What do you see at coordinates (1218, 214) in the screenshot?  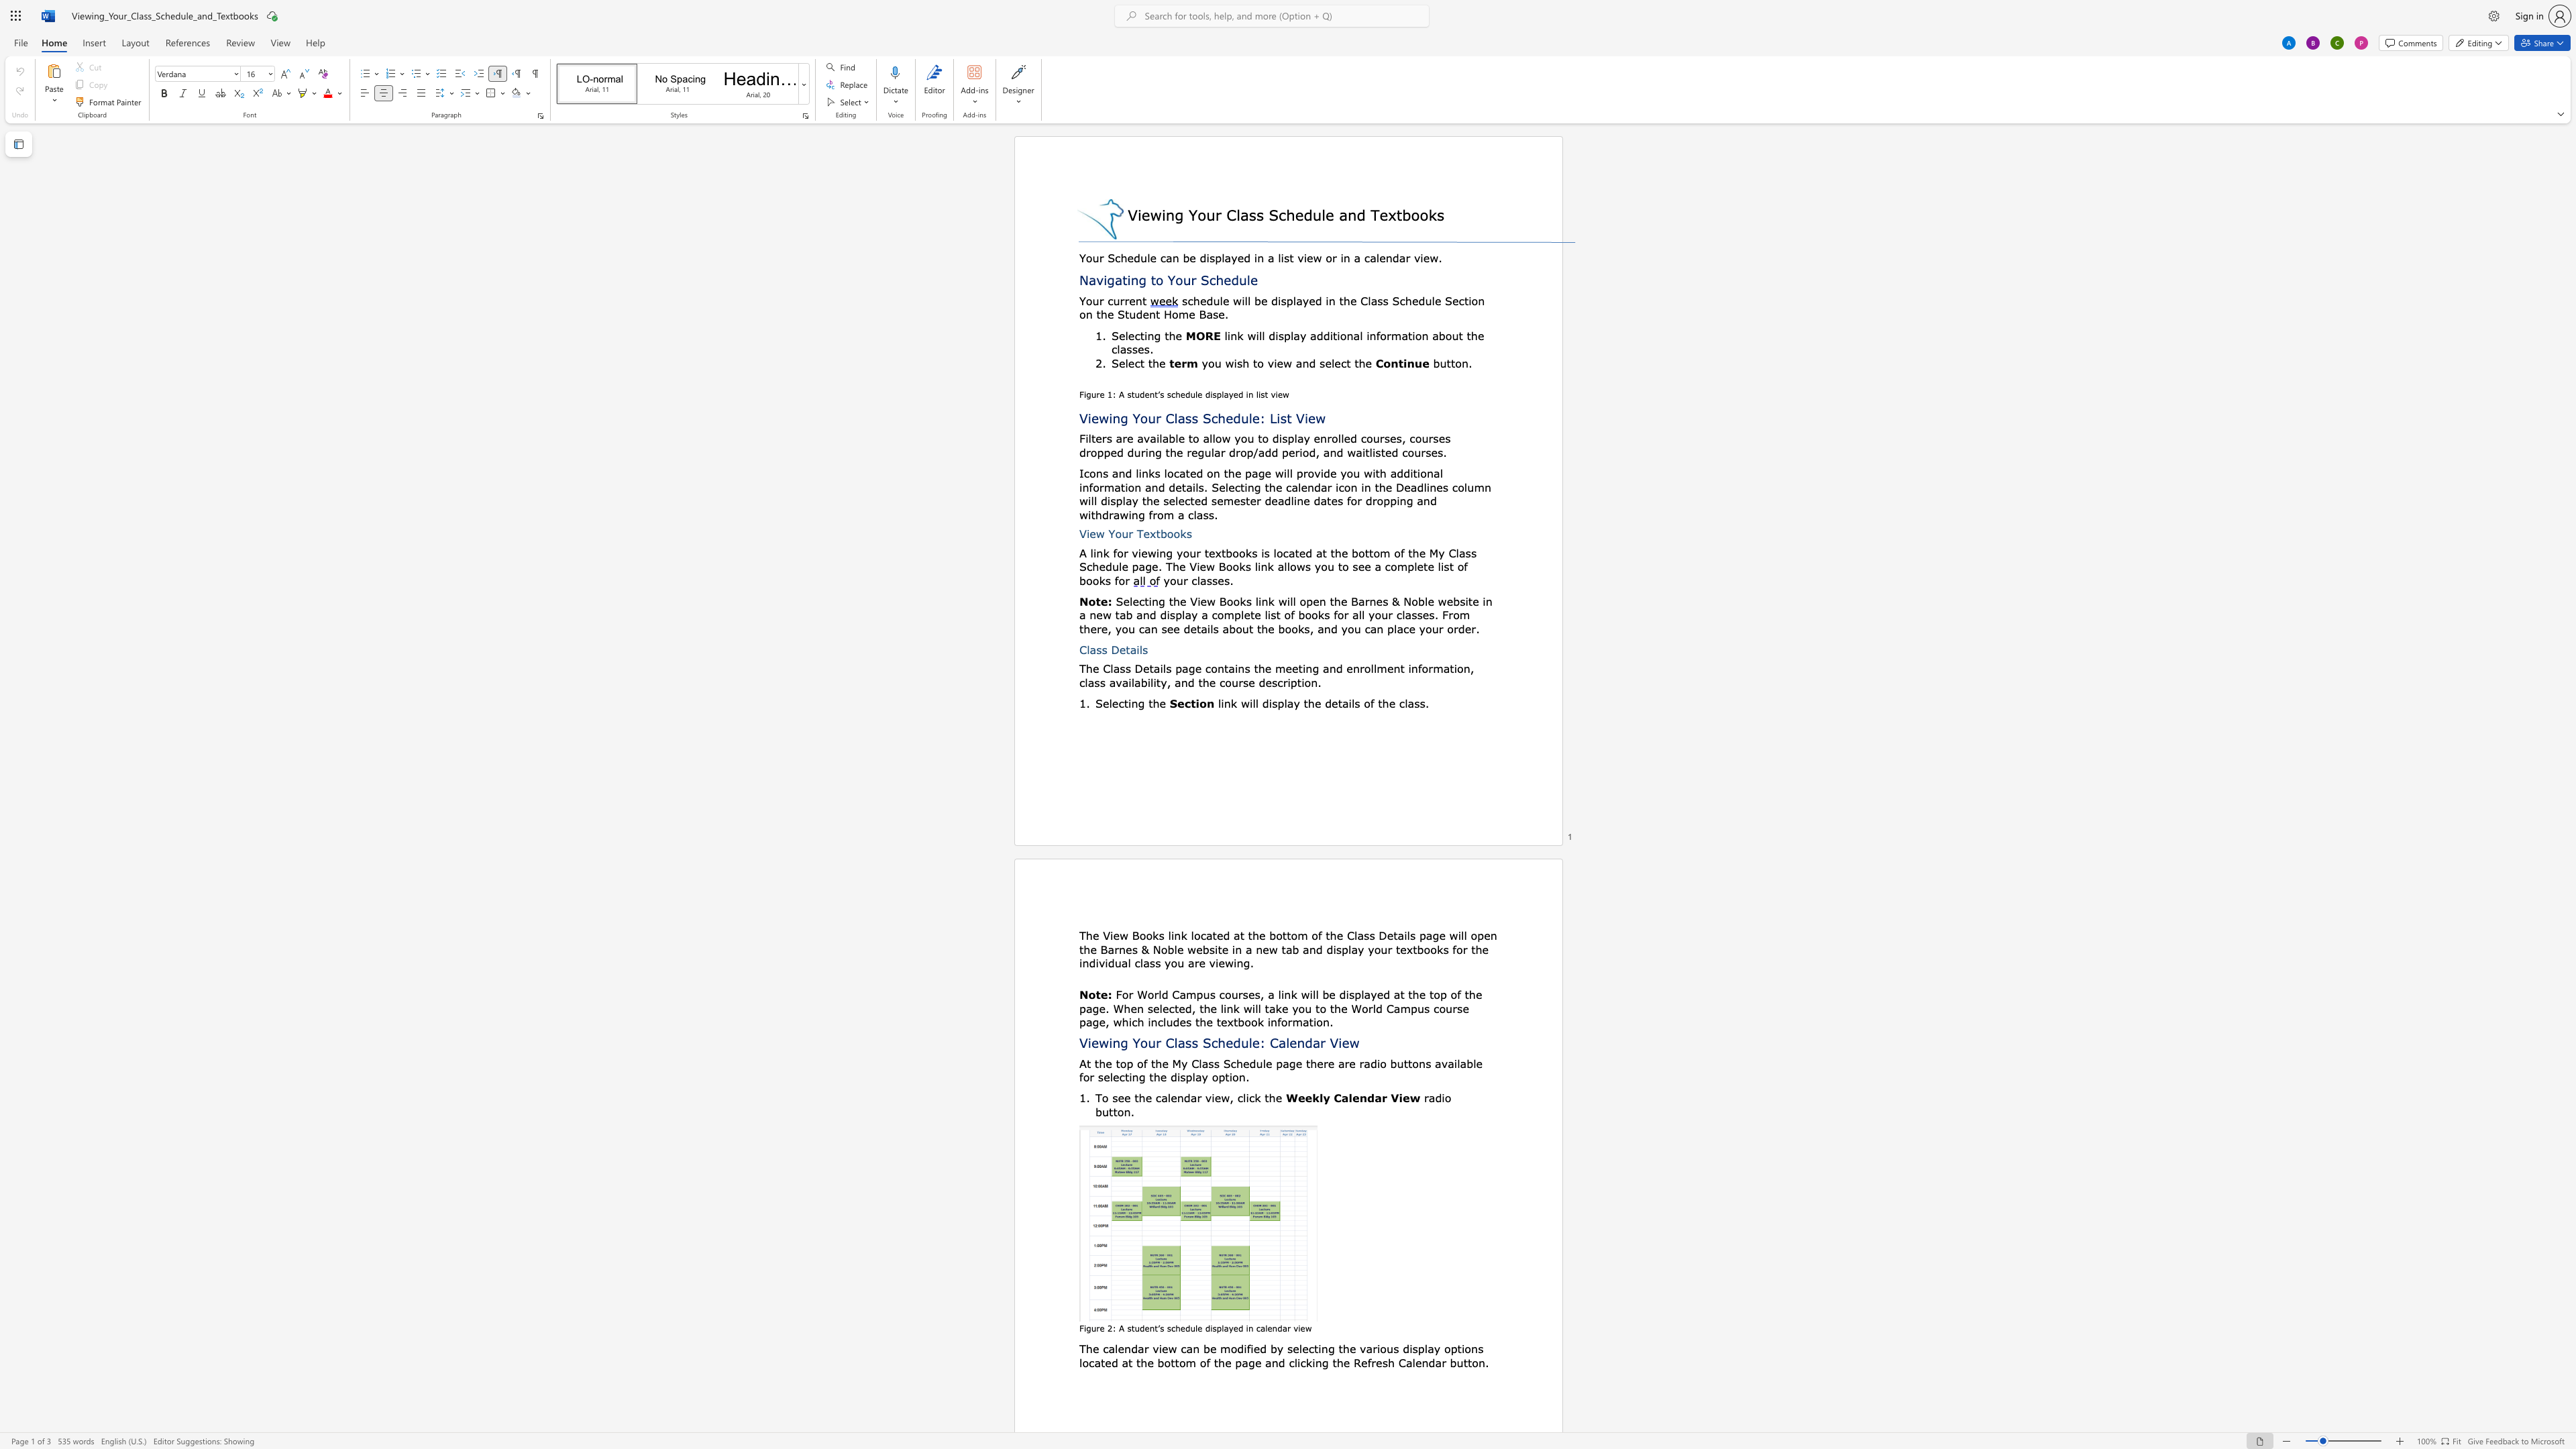 I see `the 1th character "r" in the text` at bounding box center [1218, 214].